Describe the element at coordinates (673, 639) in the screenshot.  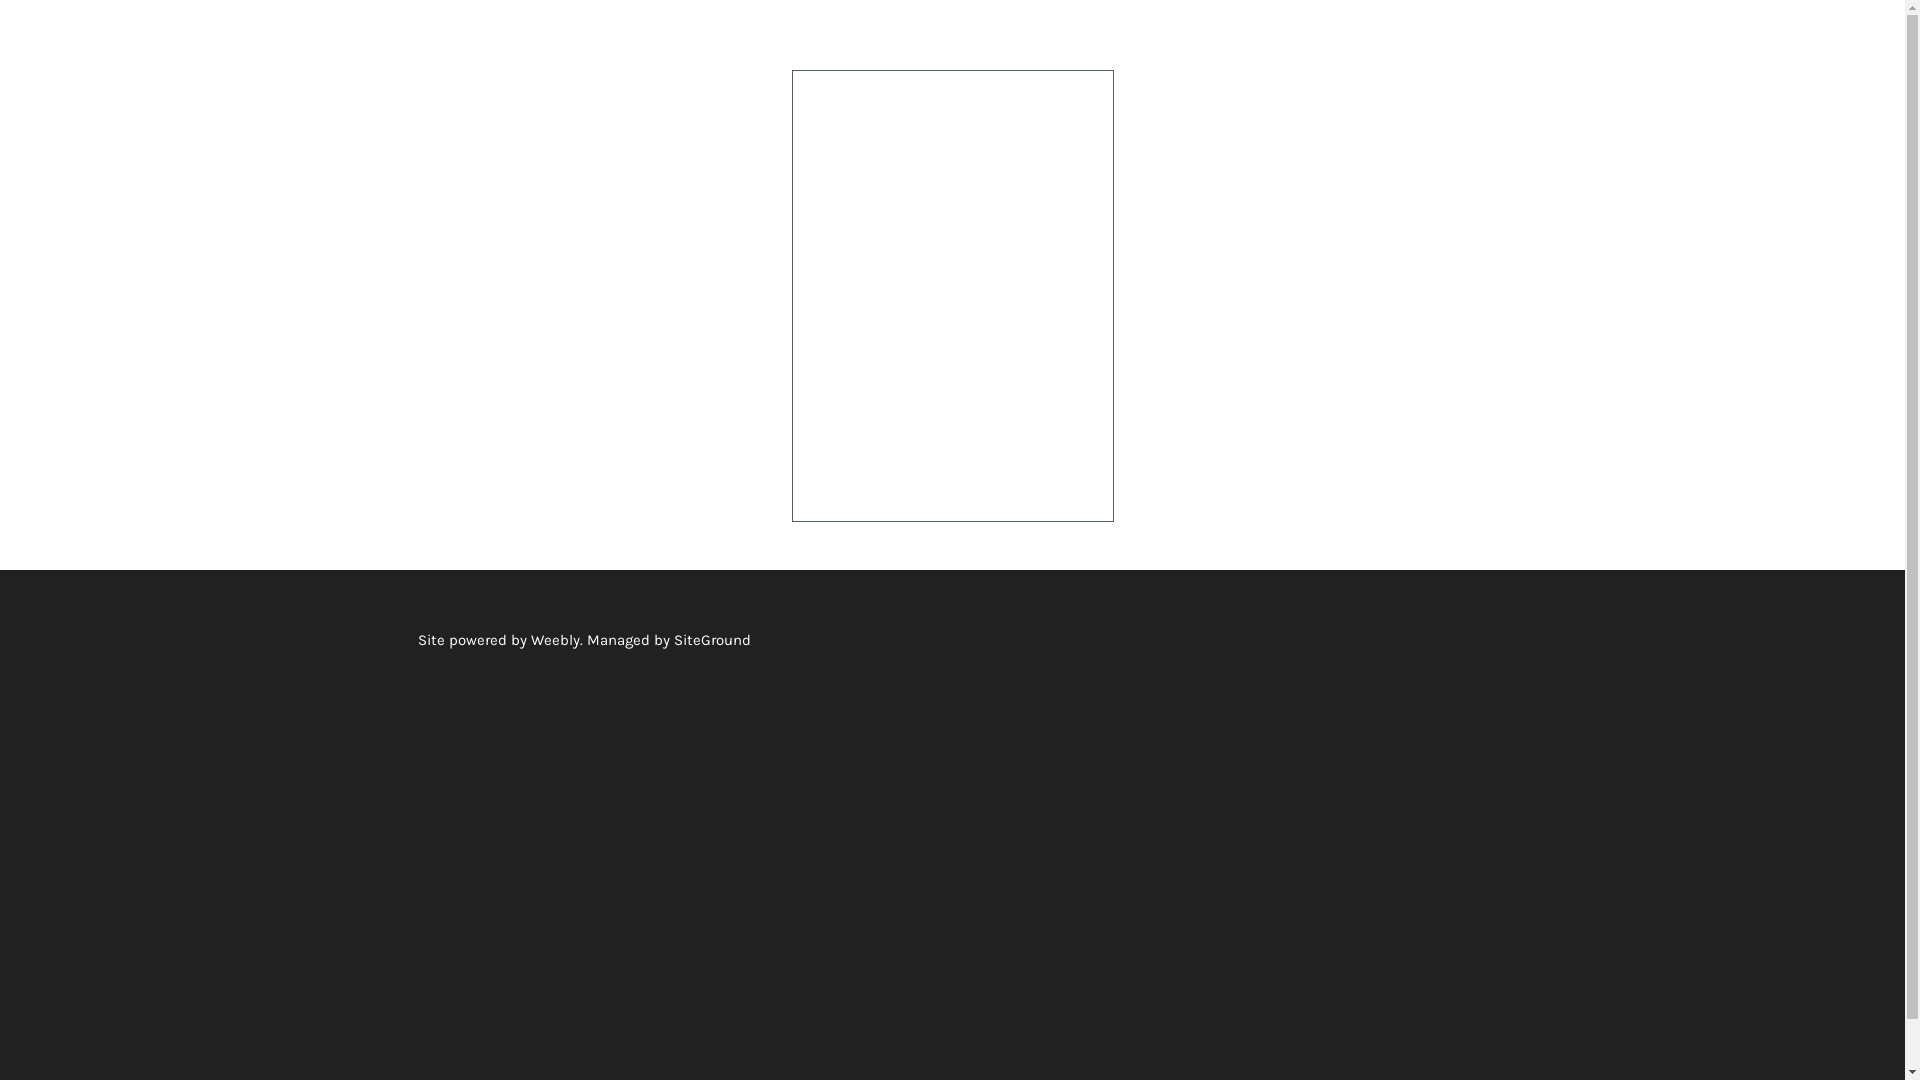
I see `'SiteGround'` at that location.